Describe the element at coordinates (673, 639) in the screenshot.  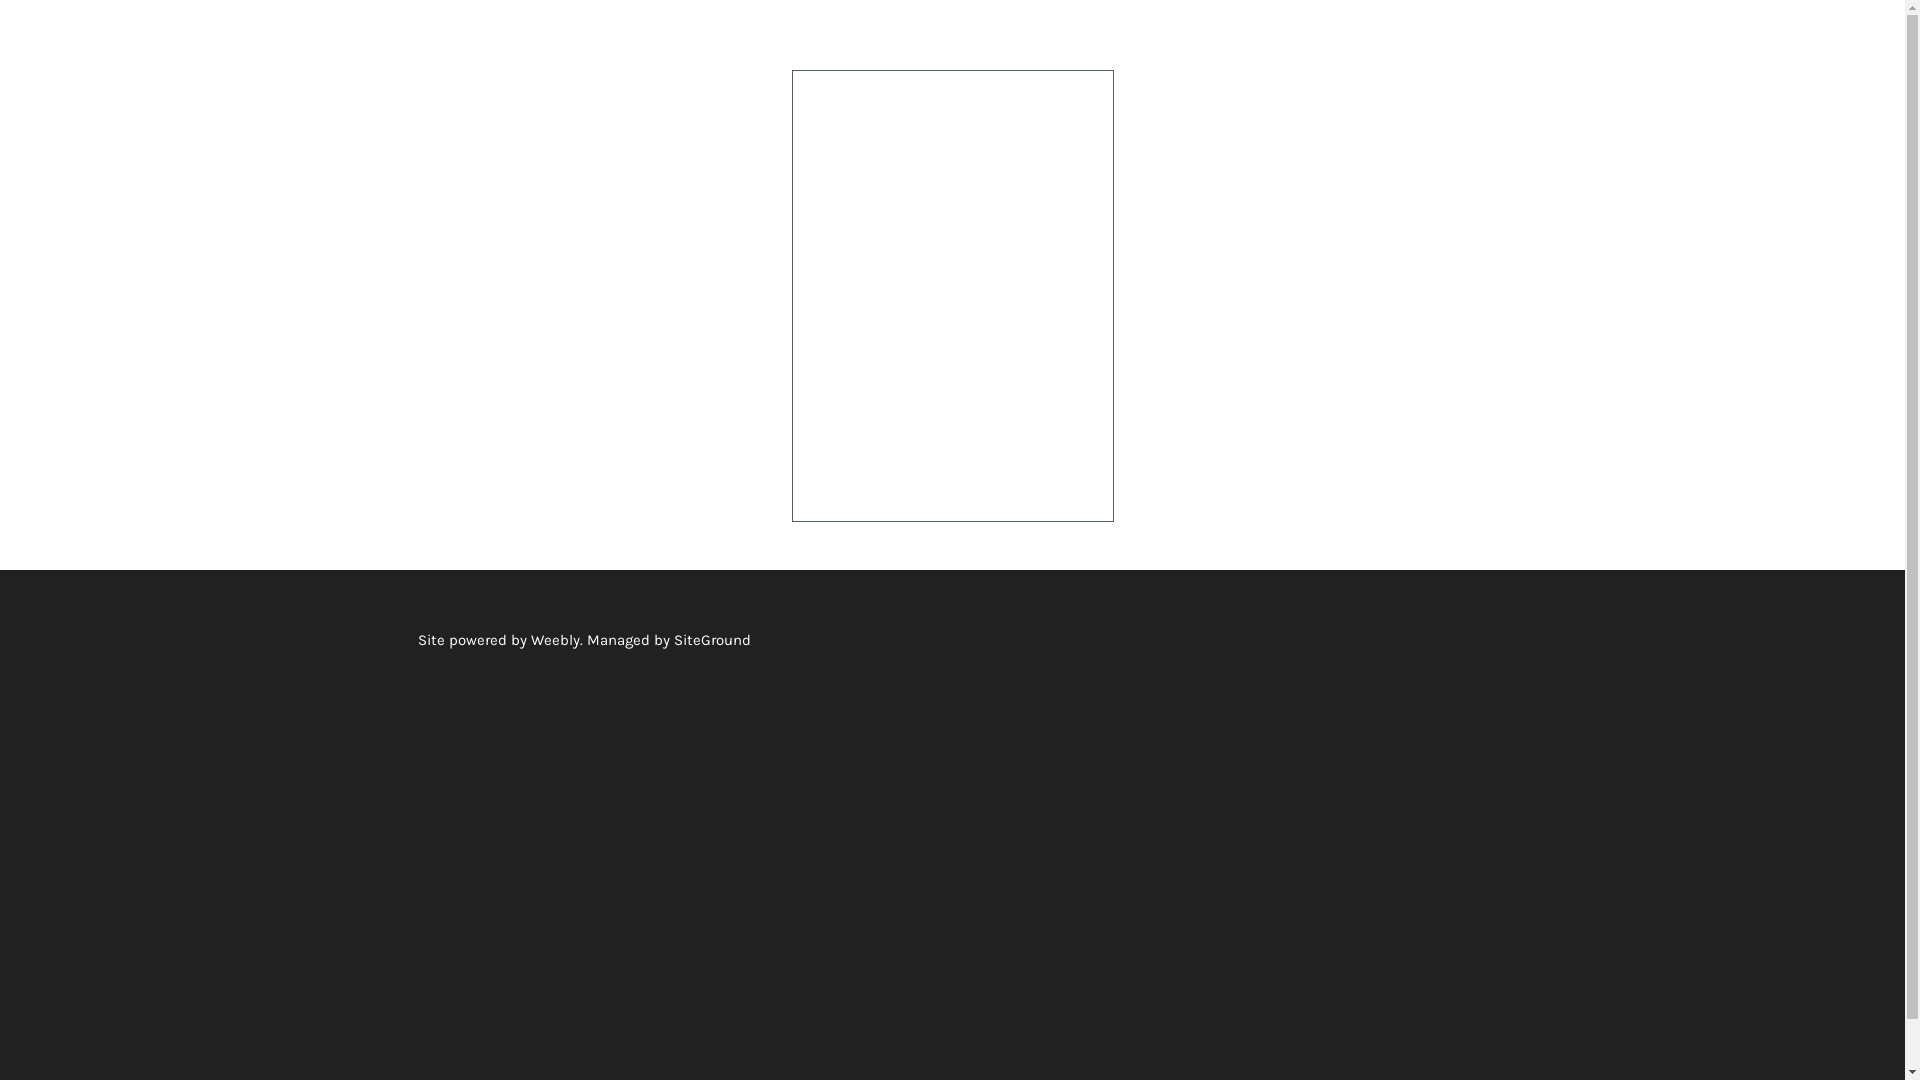
I see `'SiteGround'` at that location.